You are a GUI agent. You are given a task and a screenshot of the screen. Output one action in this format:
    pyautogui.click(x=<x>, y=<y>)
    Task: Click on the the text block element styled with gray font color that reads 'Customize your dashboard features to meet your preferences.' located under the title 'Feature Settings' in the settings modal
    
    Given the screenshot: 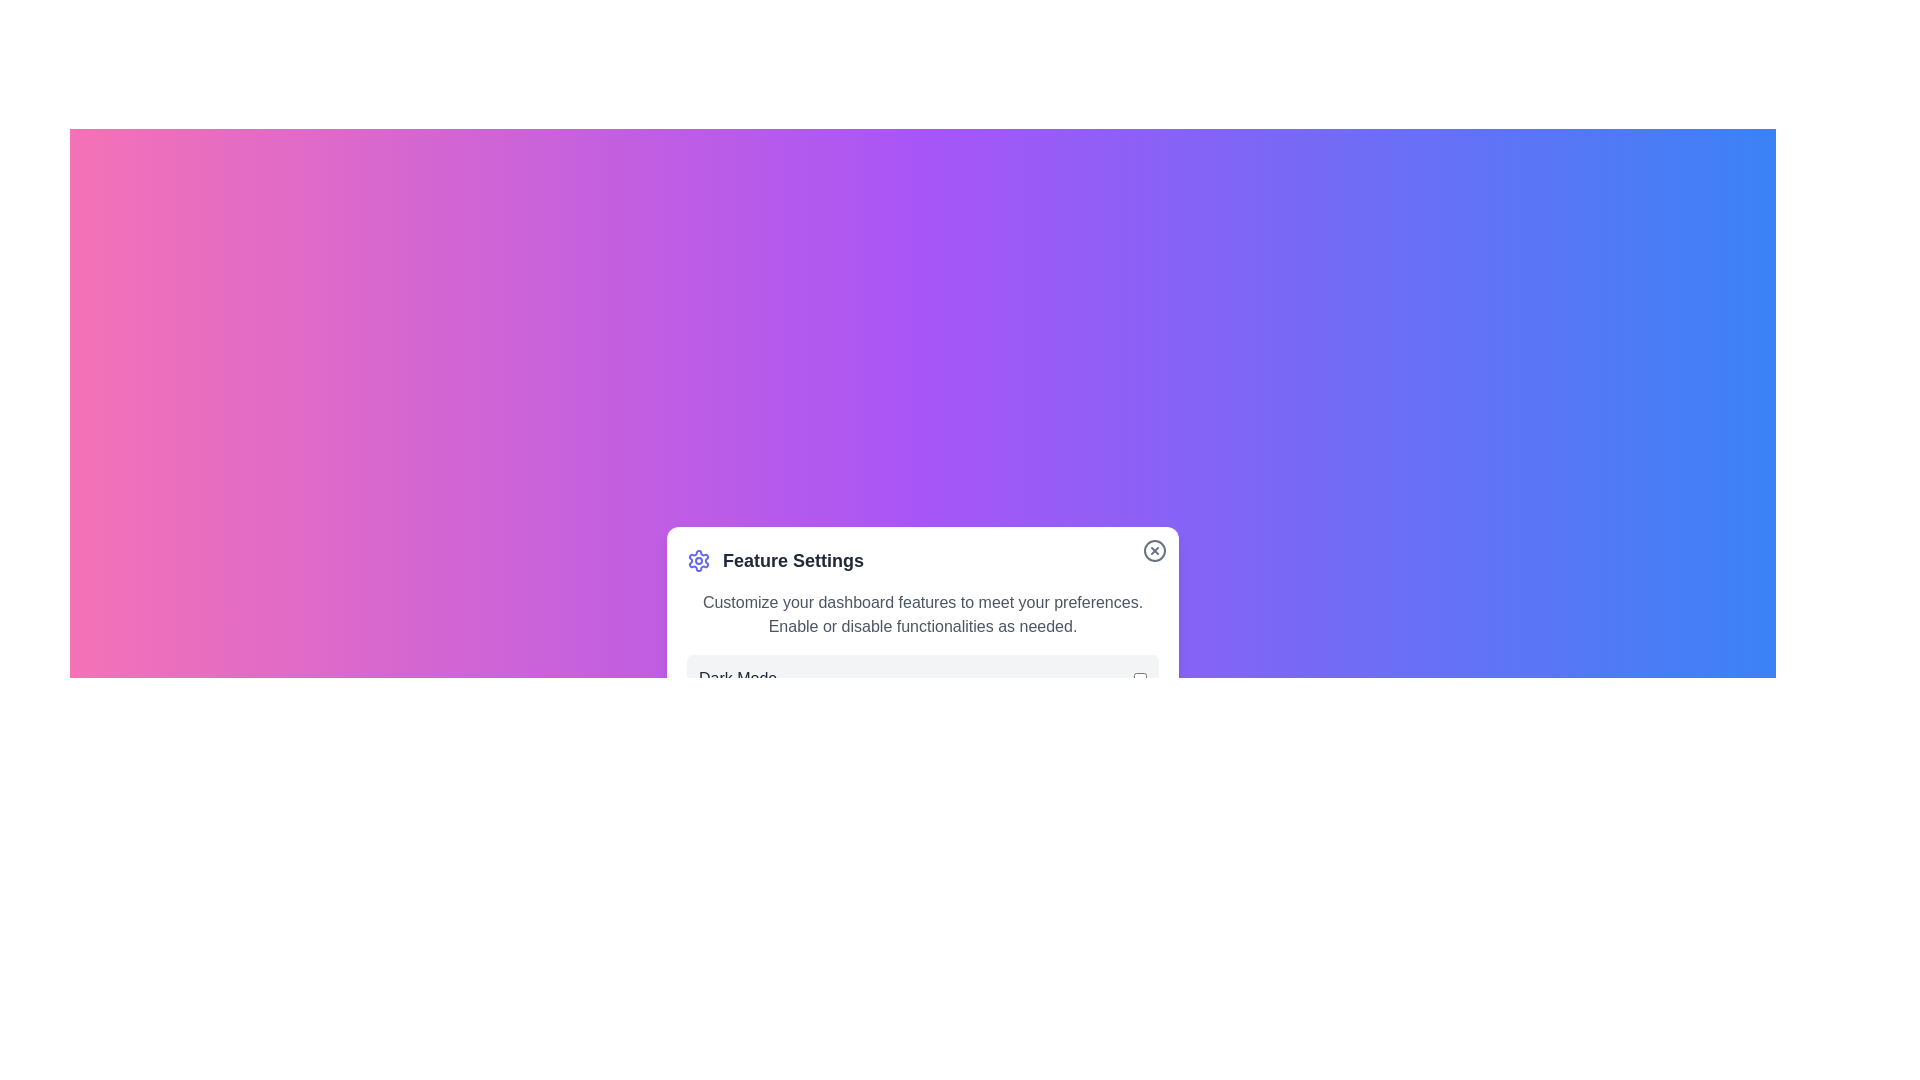 What is the action you would take?
    pyautogui.click(x=921, y=613)
    